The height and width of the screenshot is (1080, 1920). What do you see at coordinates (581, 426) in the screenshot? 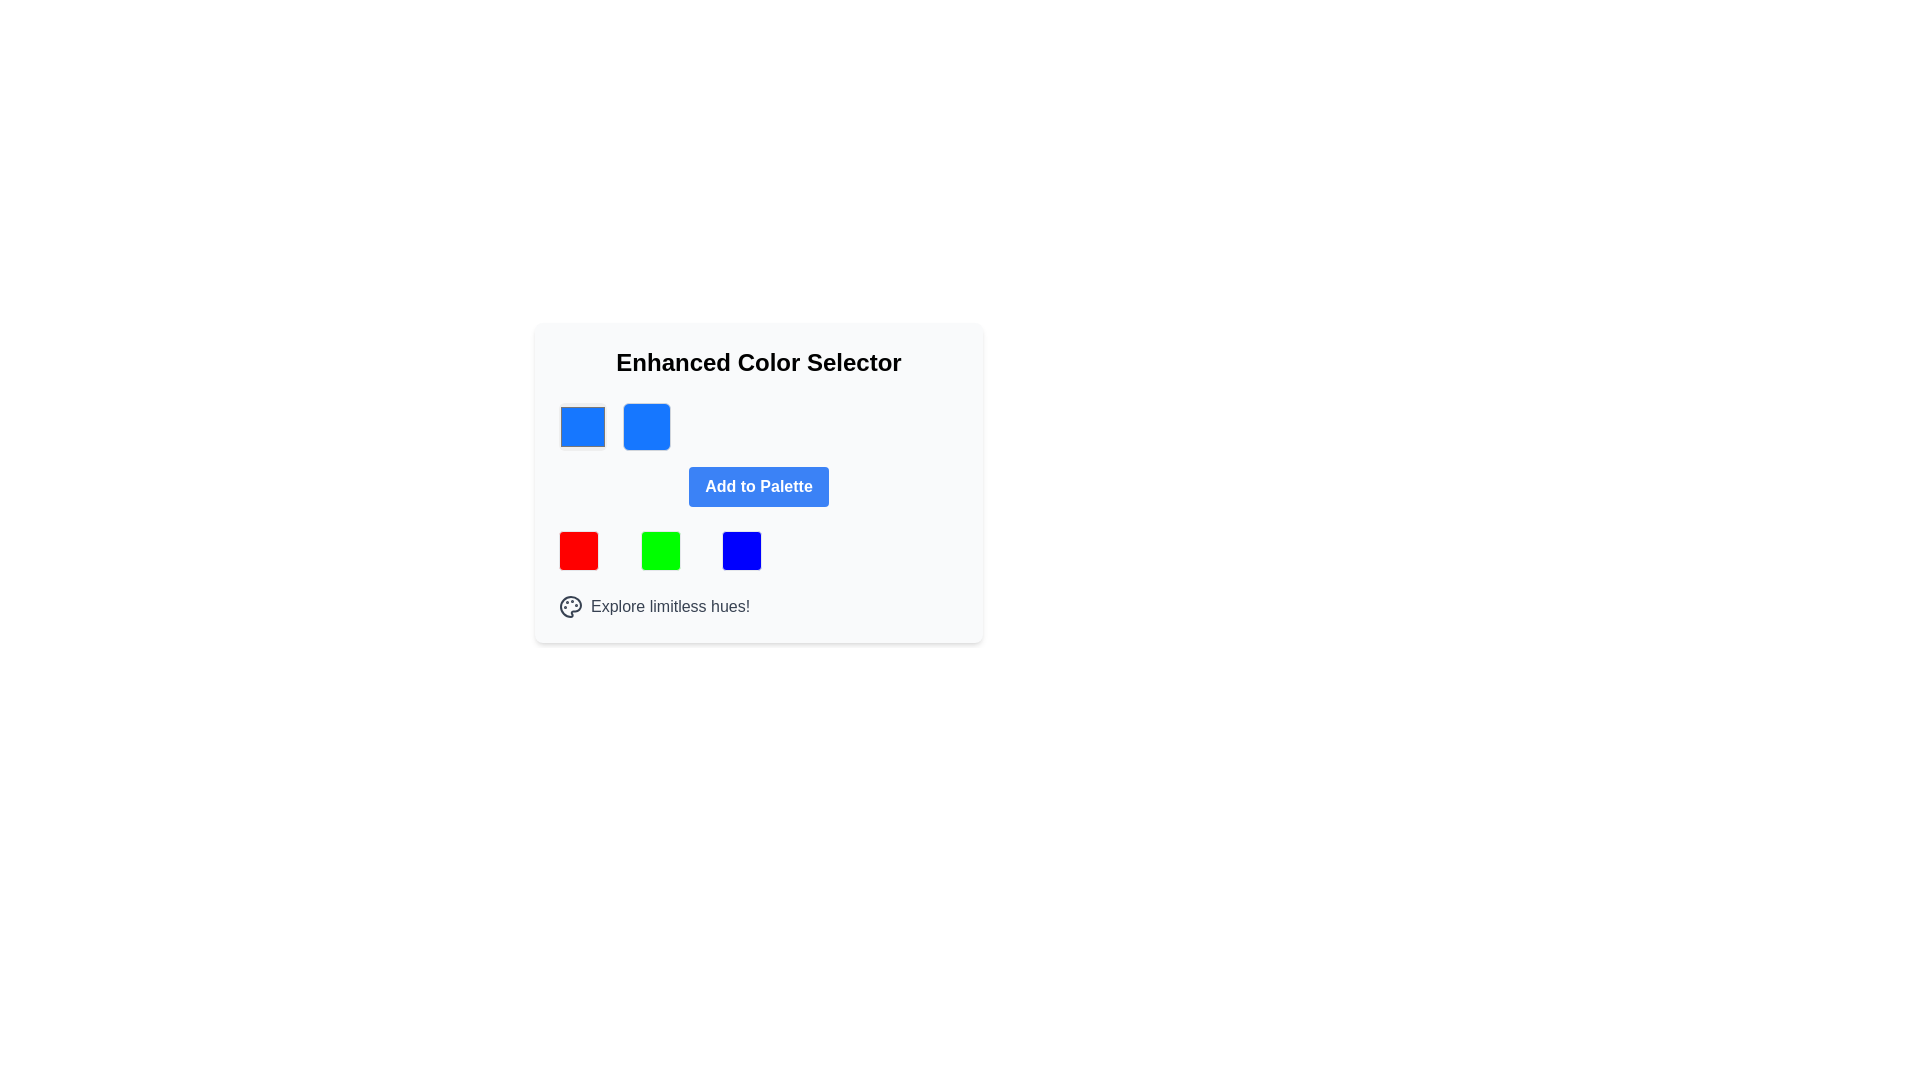
I see `the Color selector button, which is the first square component in a horizontal alignment` at bounding box center [581, 426].